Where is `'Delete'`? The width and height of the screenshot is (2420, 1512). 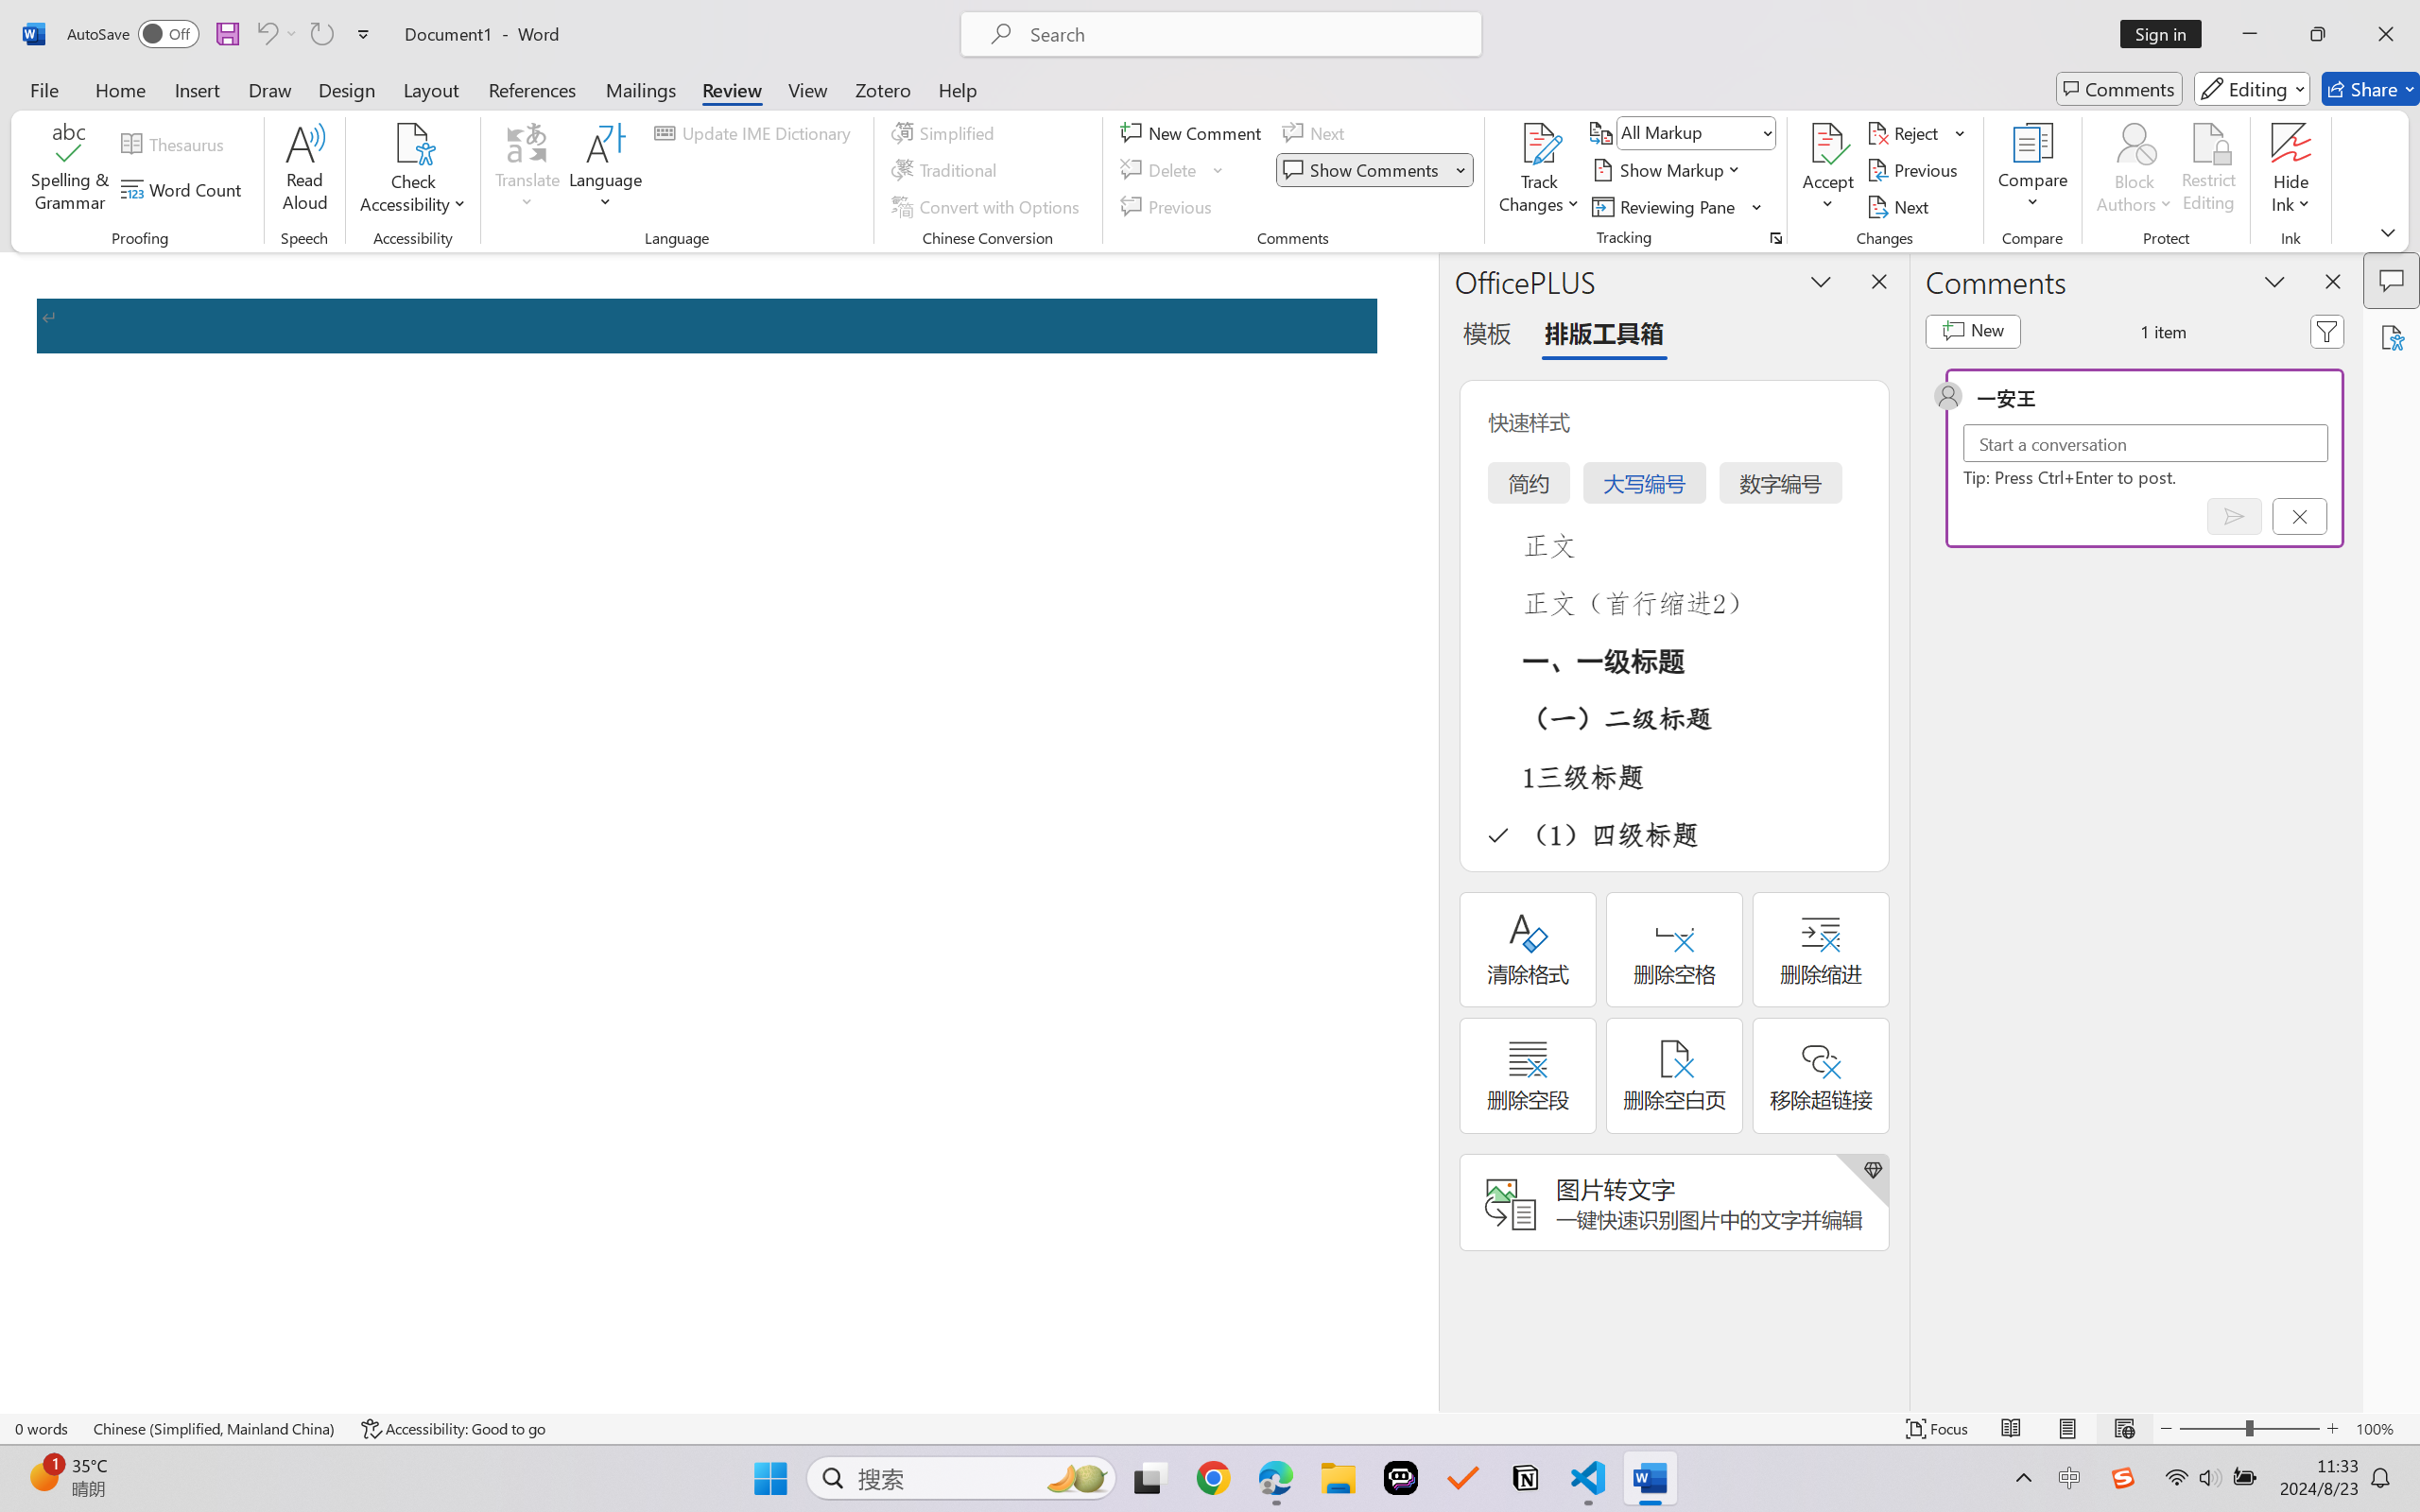
'Delete' is located at coordinates (1173, 170).